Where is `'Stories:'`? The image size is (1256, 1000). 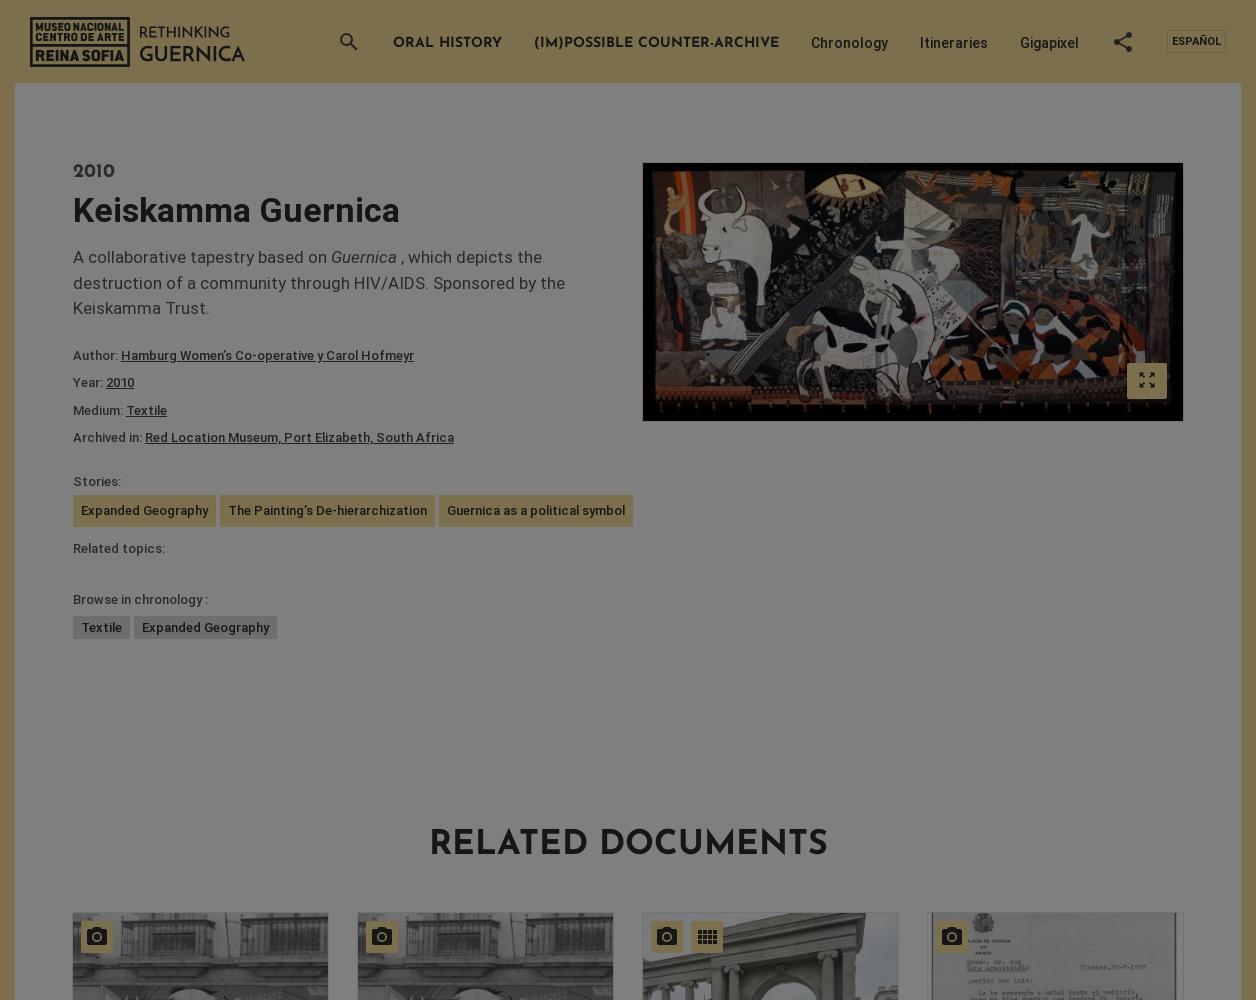
'Stories:' is located at coordinates (72, 479).